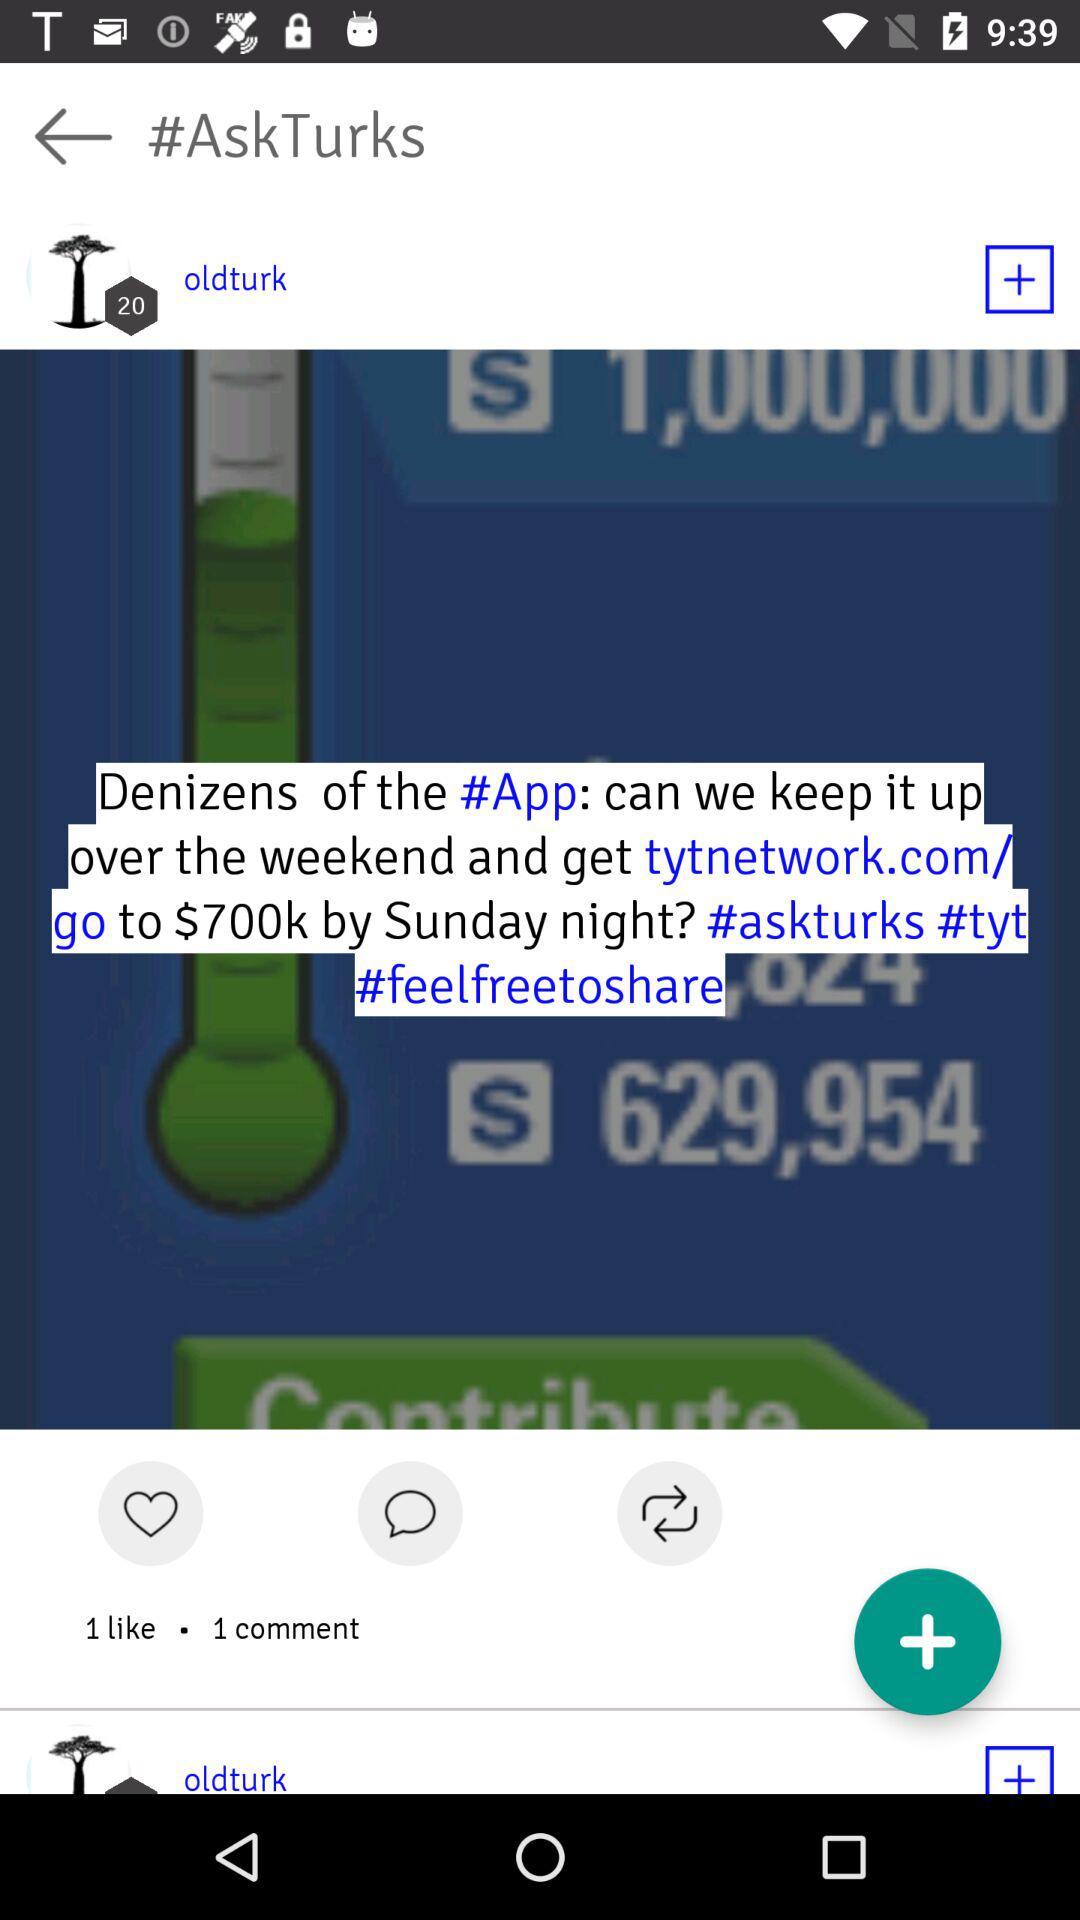 The image size is (1080, 1920). What do you see at coordinates (927, 1641) in the screenshot?
I see `the add icon` at bounding box center [927, 1641].